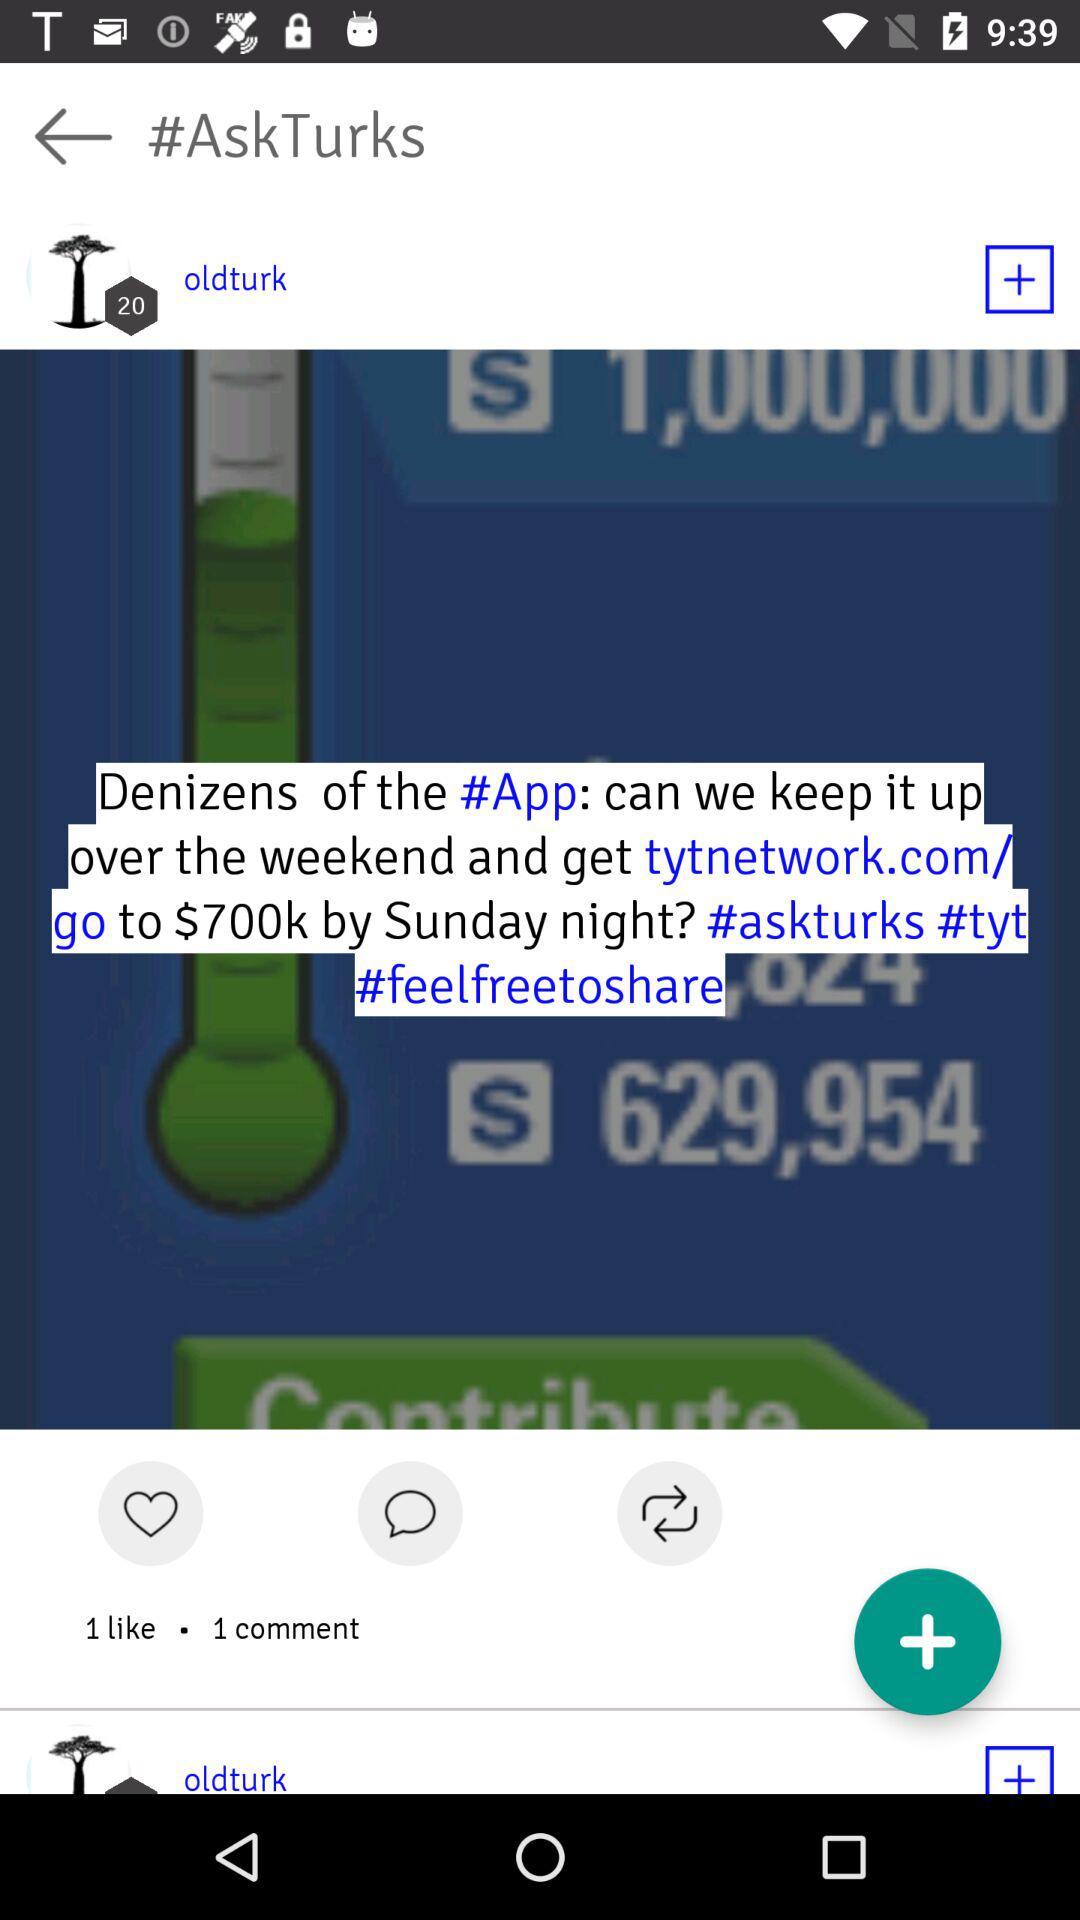 The image size is (1080, 1920). What do you see at coordinates (927, 1641) in the screenshot?
I see `the add icon` at bounding box center [927, 1641].